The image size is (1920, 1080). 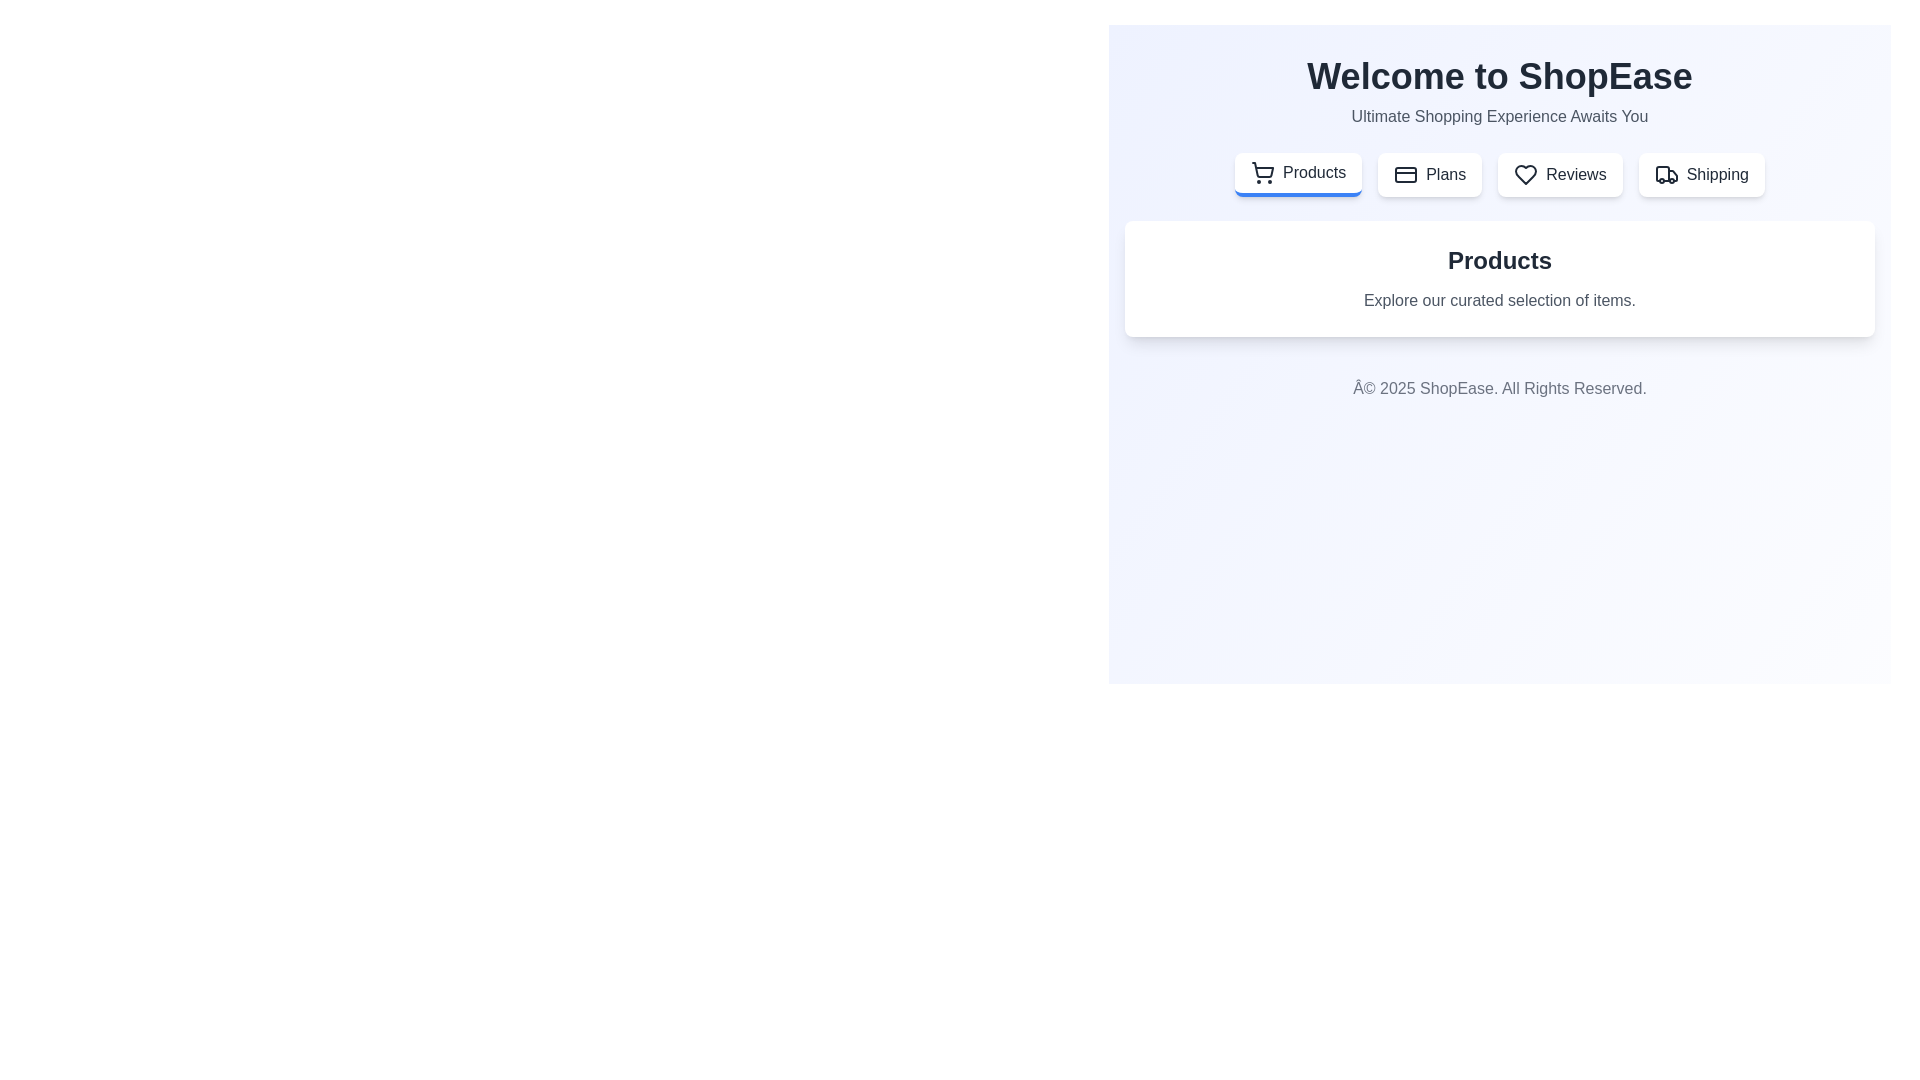 What do you see at coordinates (1525, 173) in the screenshot?
I see `the heart icon located to the left of the 'Reviews' label, which signifies a review or favorite feature` at bounding box center [1525, 173].